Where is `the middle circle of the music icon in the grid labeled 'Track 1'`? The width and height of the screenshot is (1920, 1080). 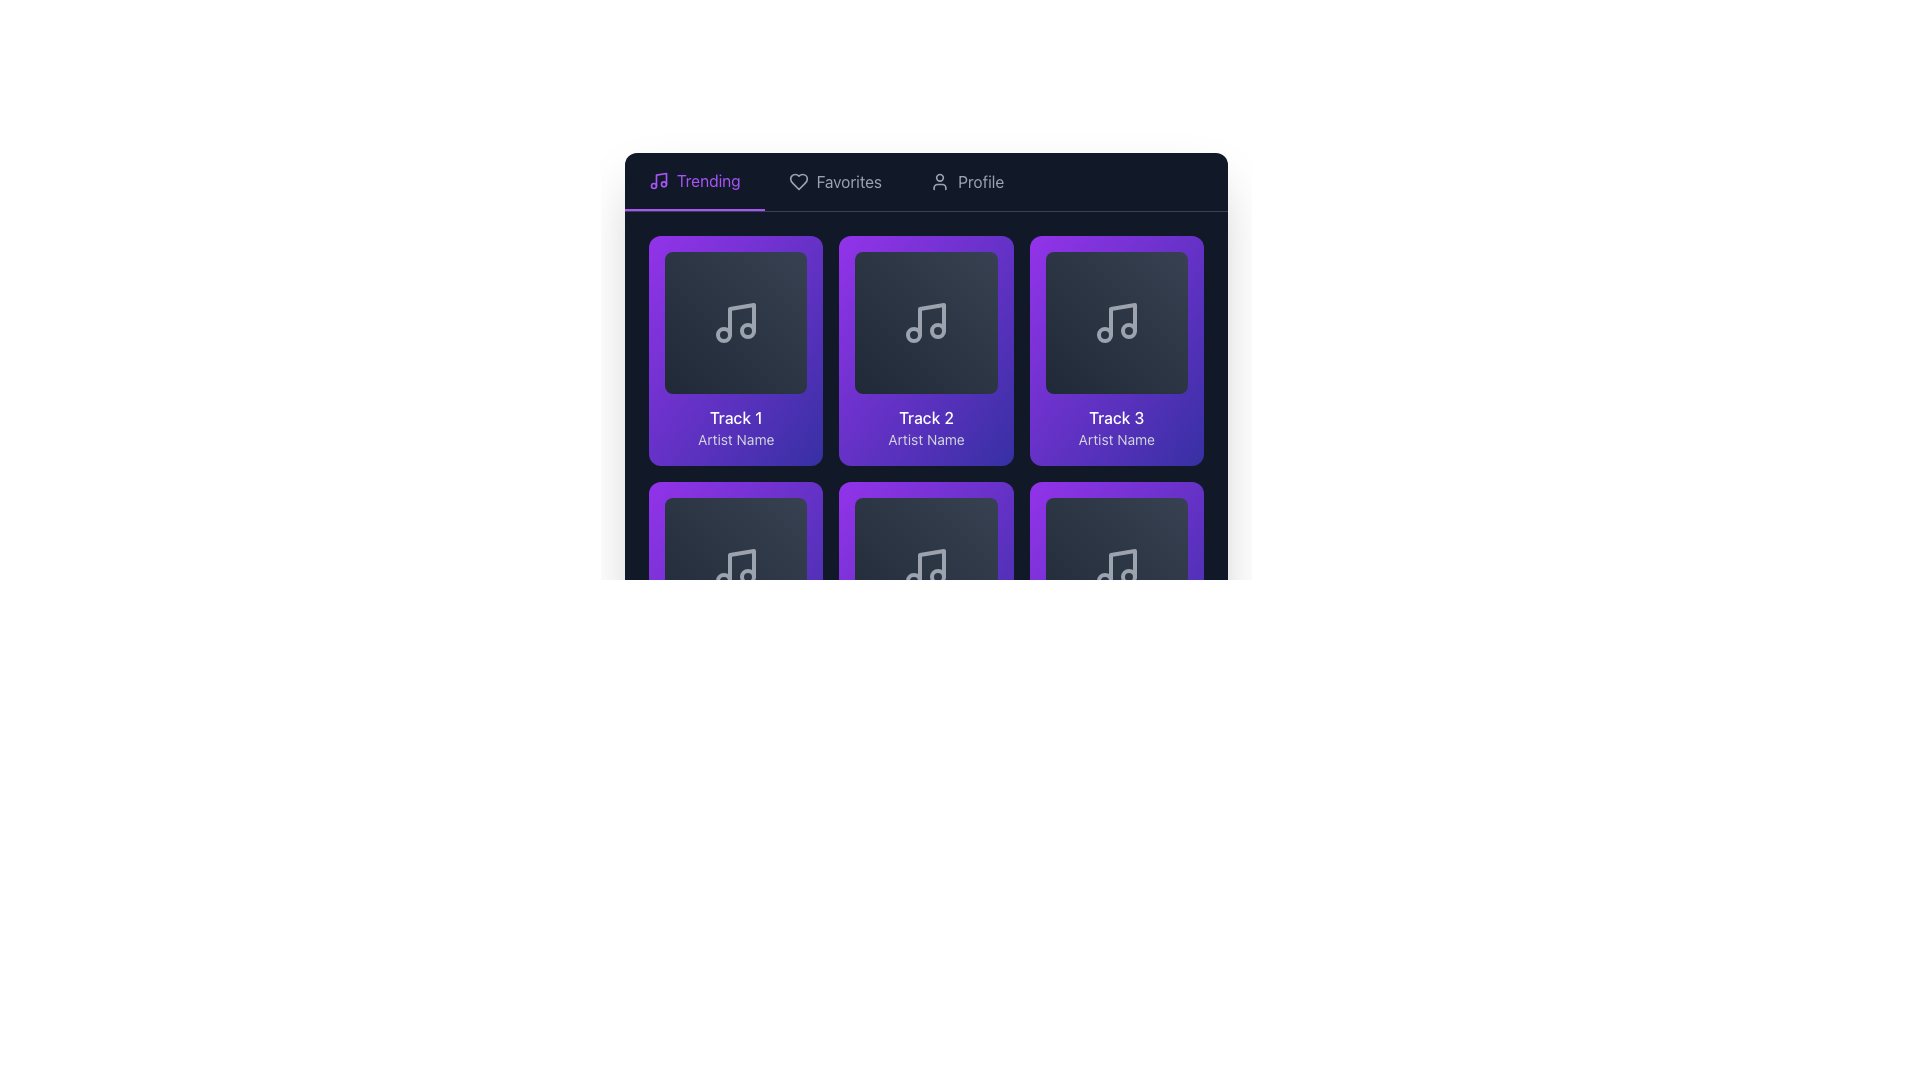
the middle circle of the music icon in the grid labeled 'Track 1' is located at coordinates (723, 334).